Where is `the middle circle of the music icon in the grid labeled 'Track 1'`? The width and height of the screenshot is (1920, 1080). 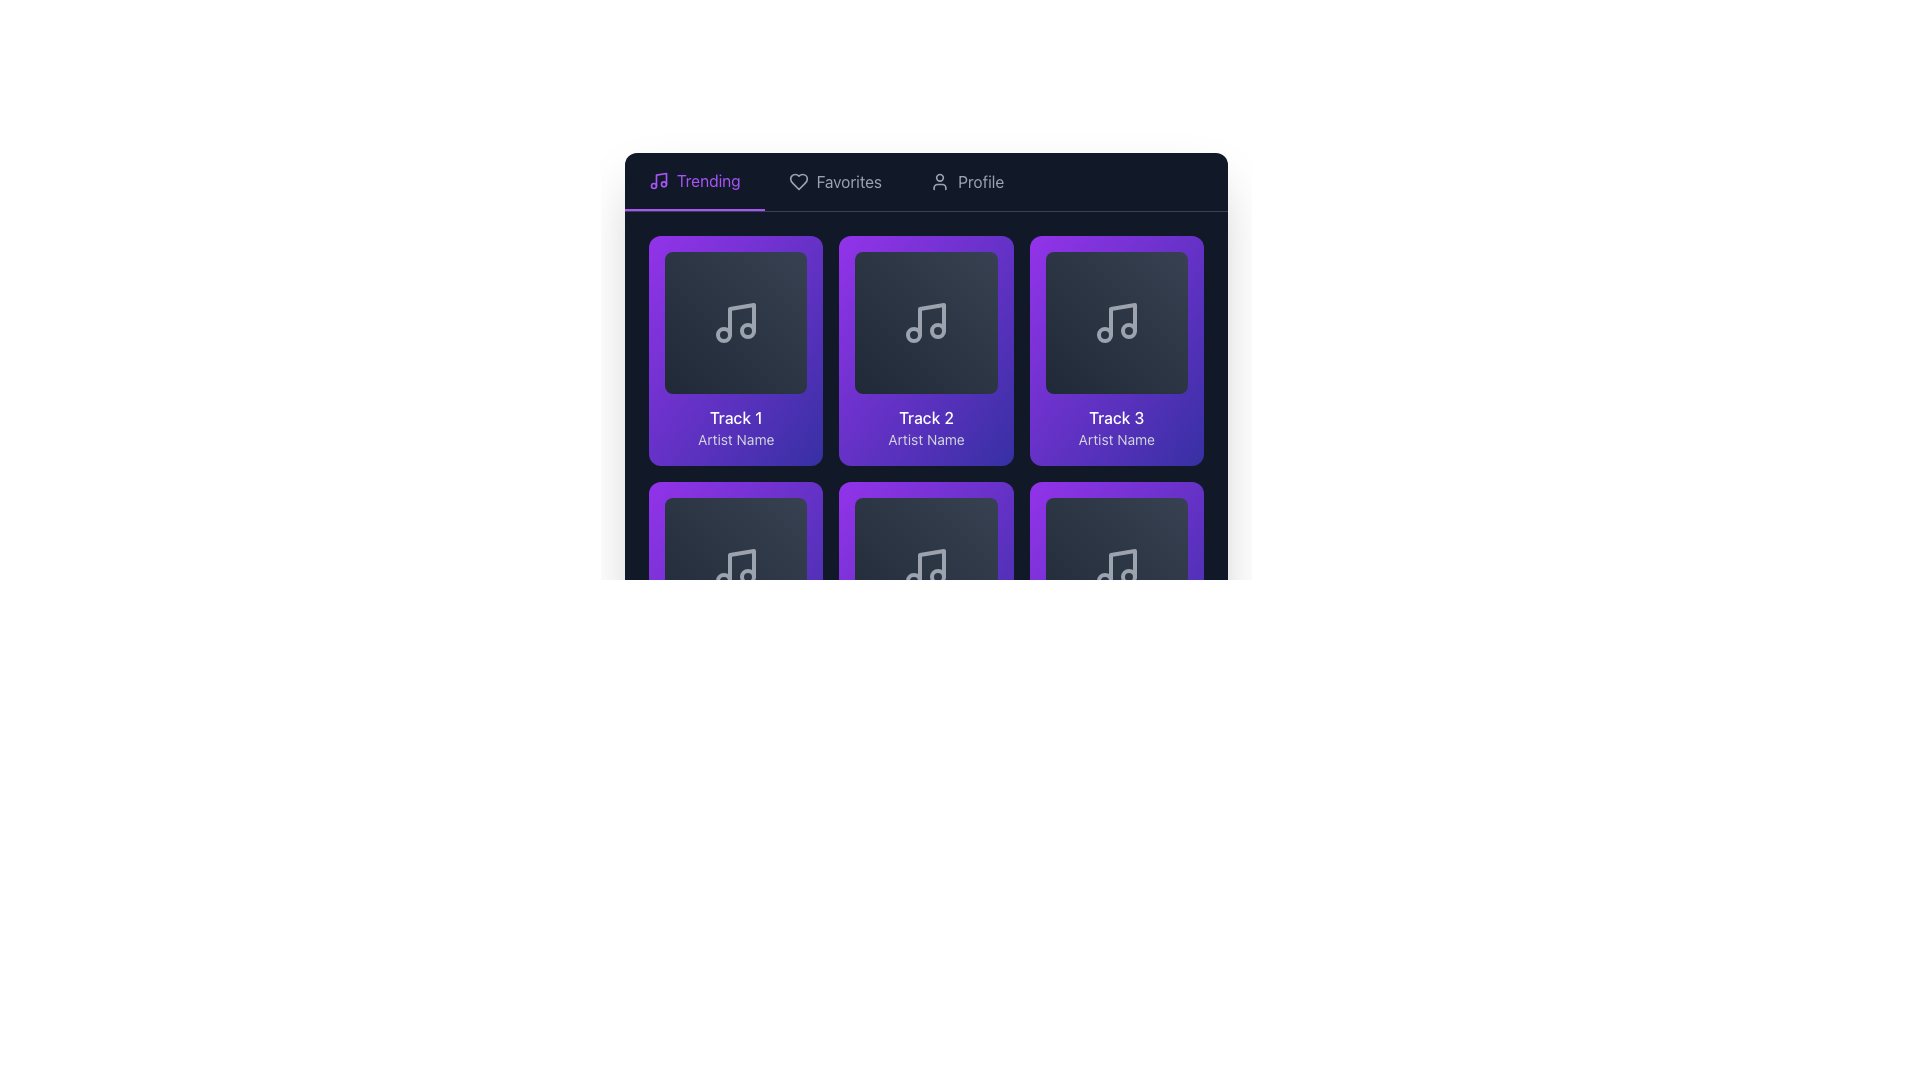
the middle circle of the music icon in the grid labeled 'Track 1' is located at coordinates (723, 334).